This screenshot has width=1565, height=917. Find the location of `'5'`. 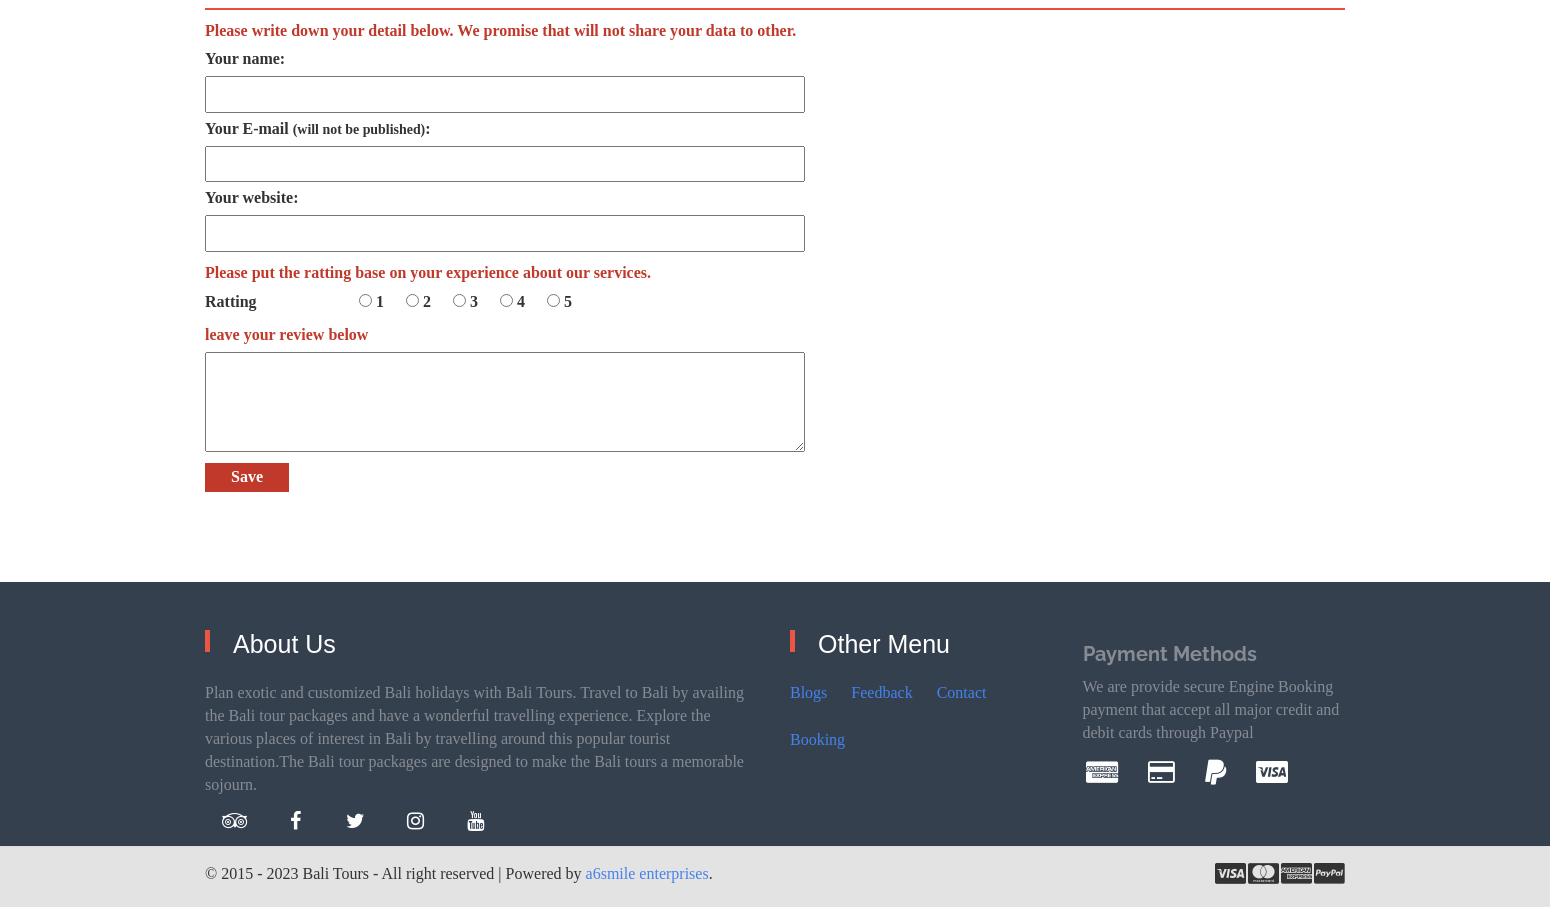

'5' is located at coordinates (567, 300).